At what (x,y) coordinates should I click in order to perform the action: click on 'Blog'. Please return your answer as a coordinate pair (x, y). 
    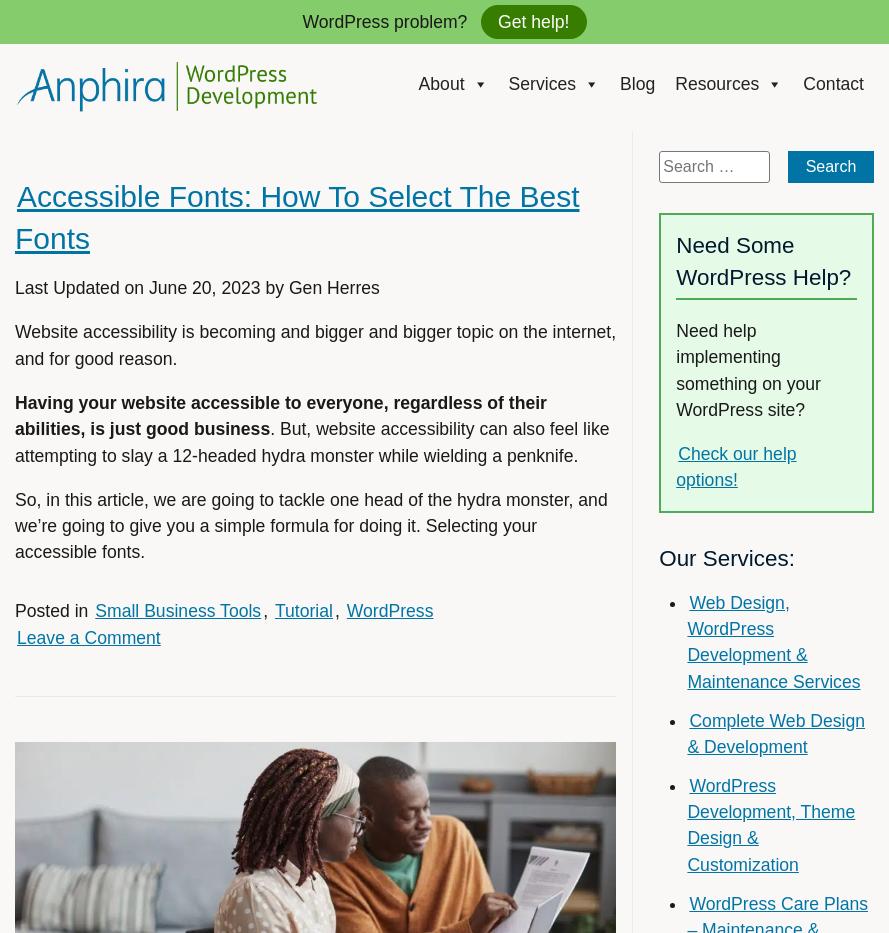
    Looking at the image, I should click on (637, 83).